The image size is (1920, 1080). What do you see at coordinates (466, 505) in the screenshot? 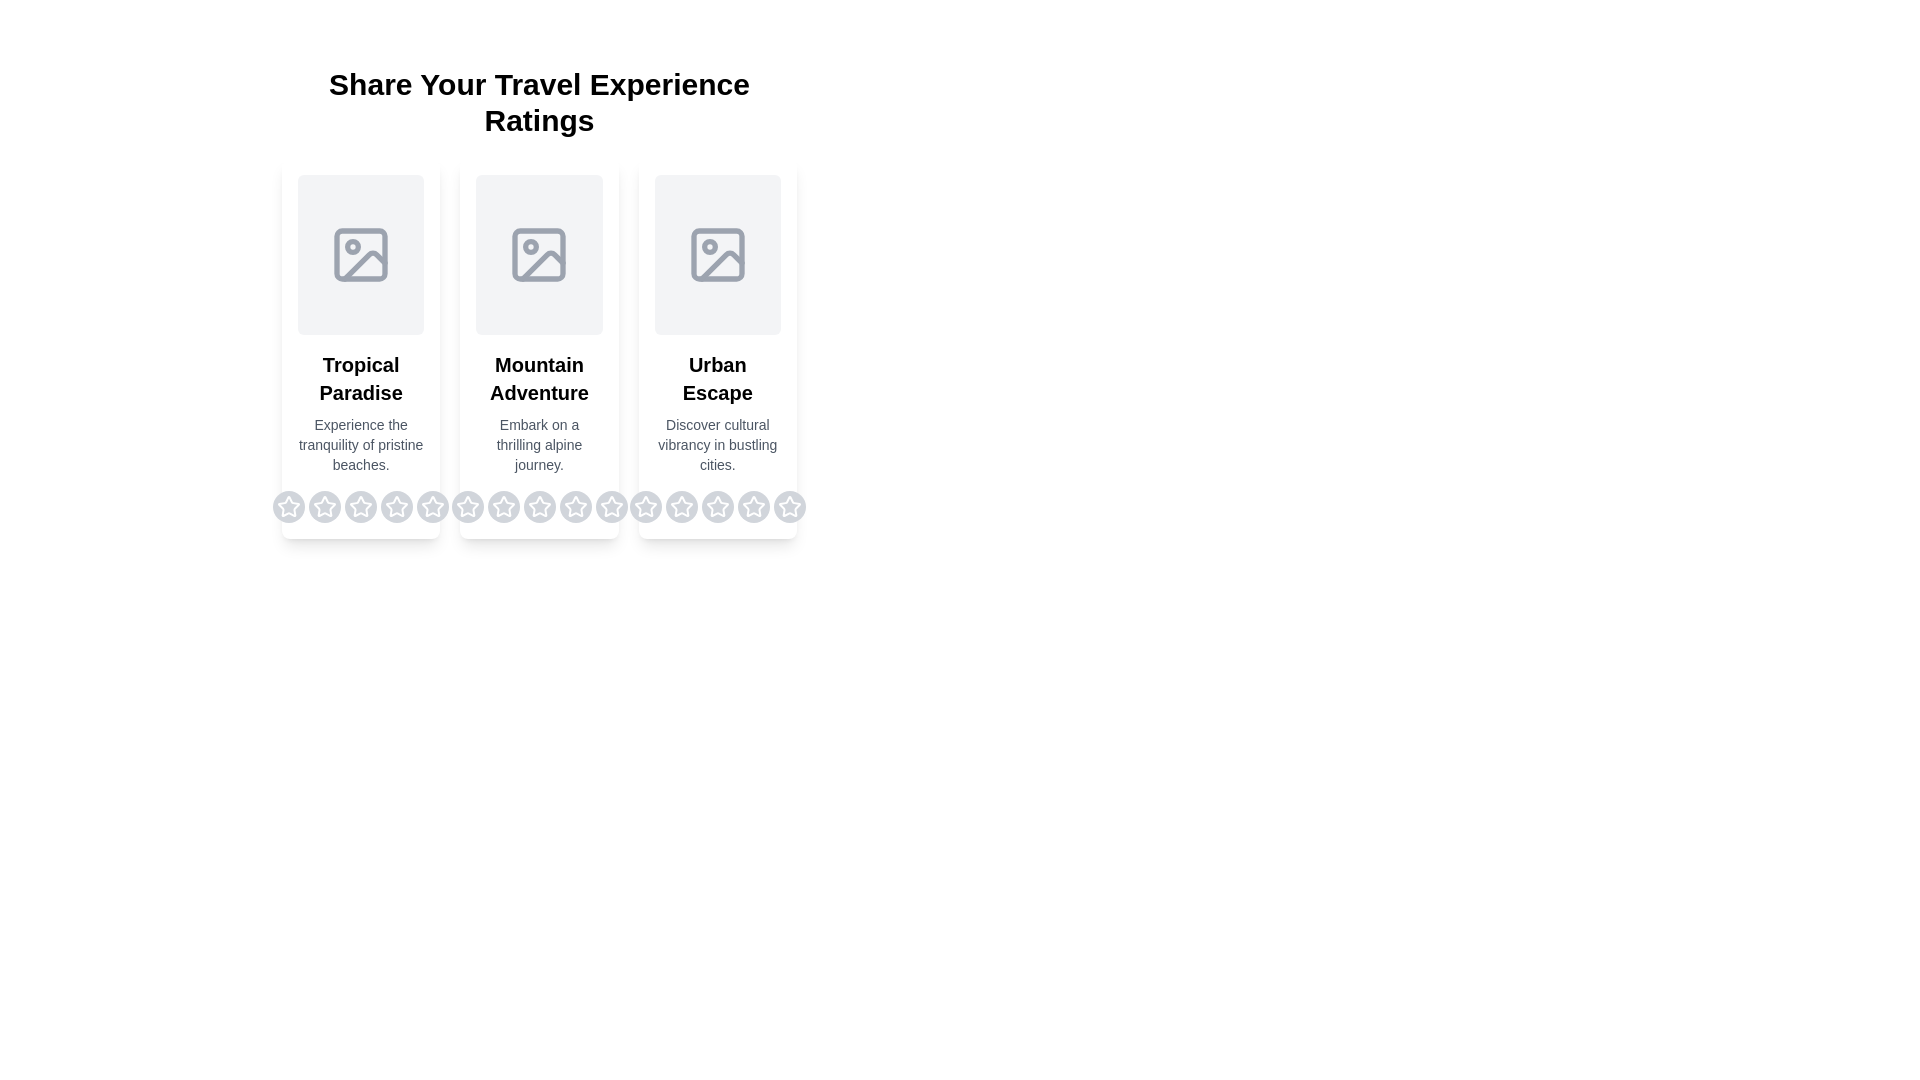
I see `the rating for a destination to 1 stars by clicking on the corresponding star for the destination Mountain Adventure` at bounding box center [466, 505].